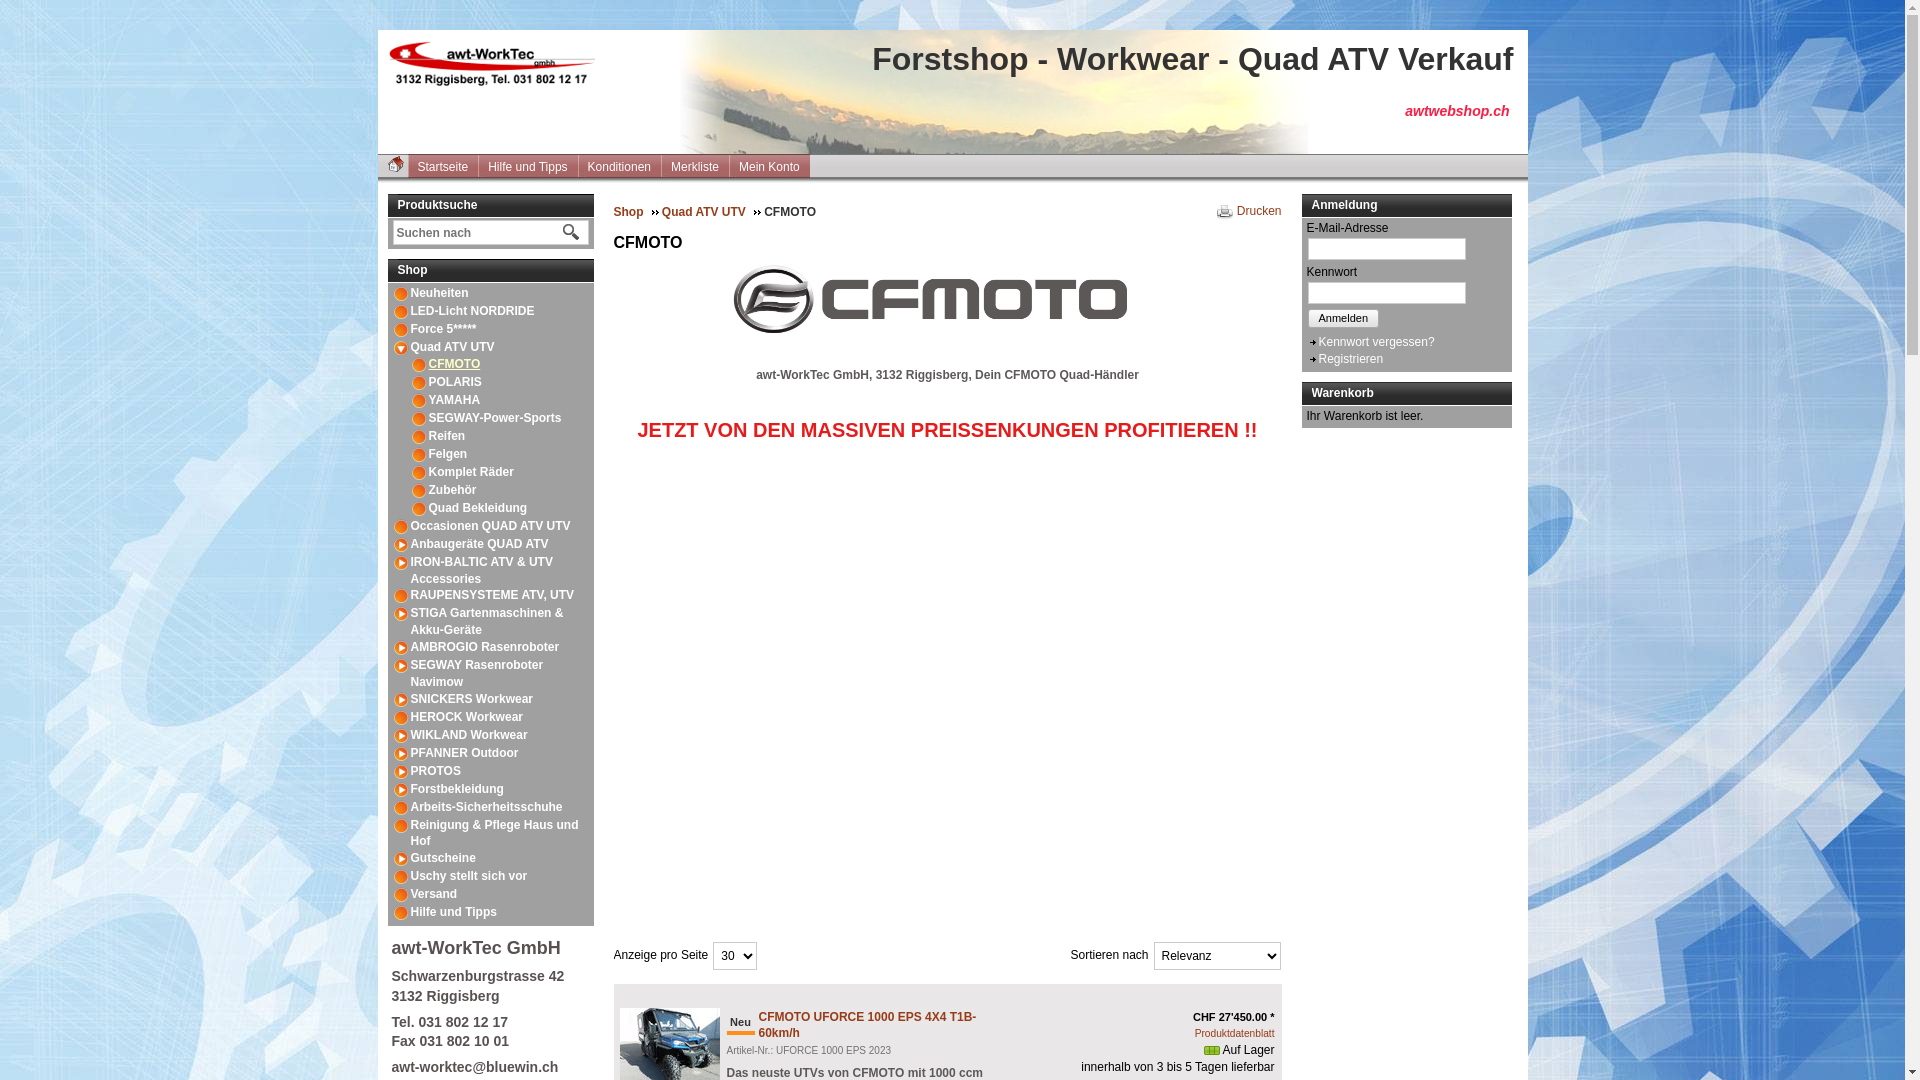 Image resolution: width=1920 pixels, height=1080 pixels. What do you see at coordinates (495, 416) in the screenshot?
I see `'SEGWAY-Power-Sports'` at bounding box center [495, 416].